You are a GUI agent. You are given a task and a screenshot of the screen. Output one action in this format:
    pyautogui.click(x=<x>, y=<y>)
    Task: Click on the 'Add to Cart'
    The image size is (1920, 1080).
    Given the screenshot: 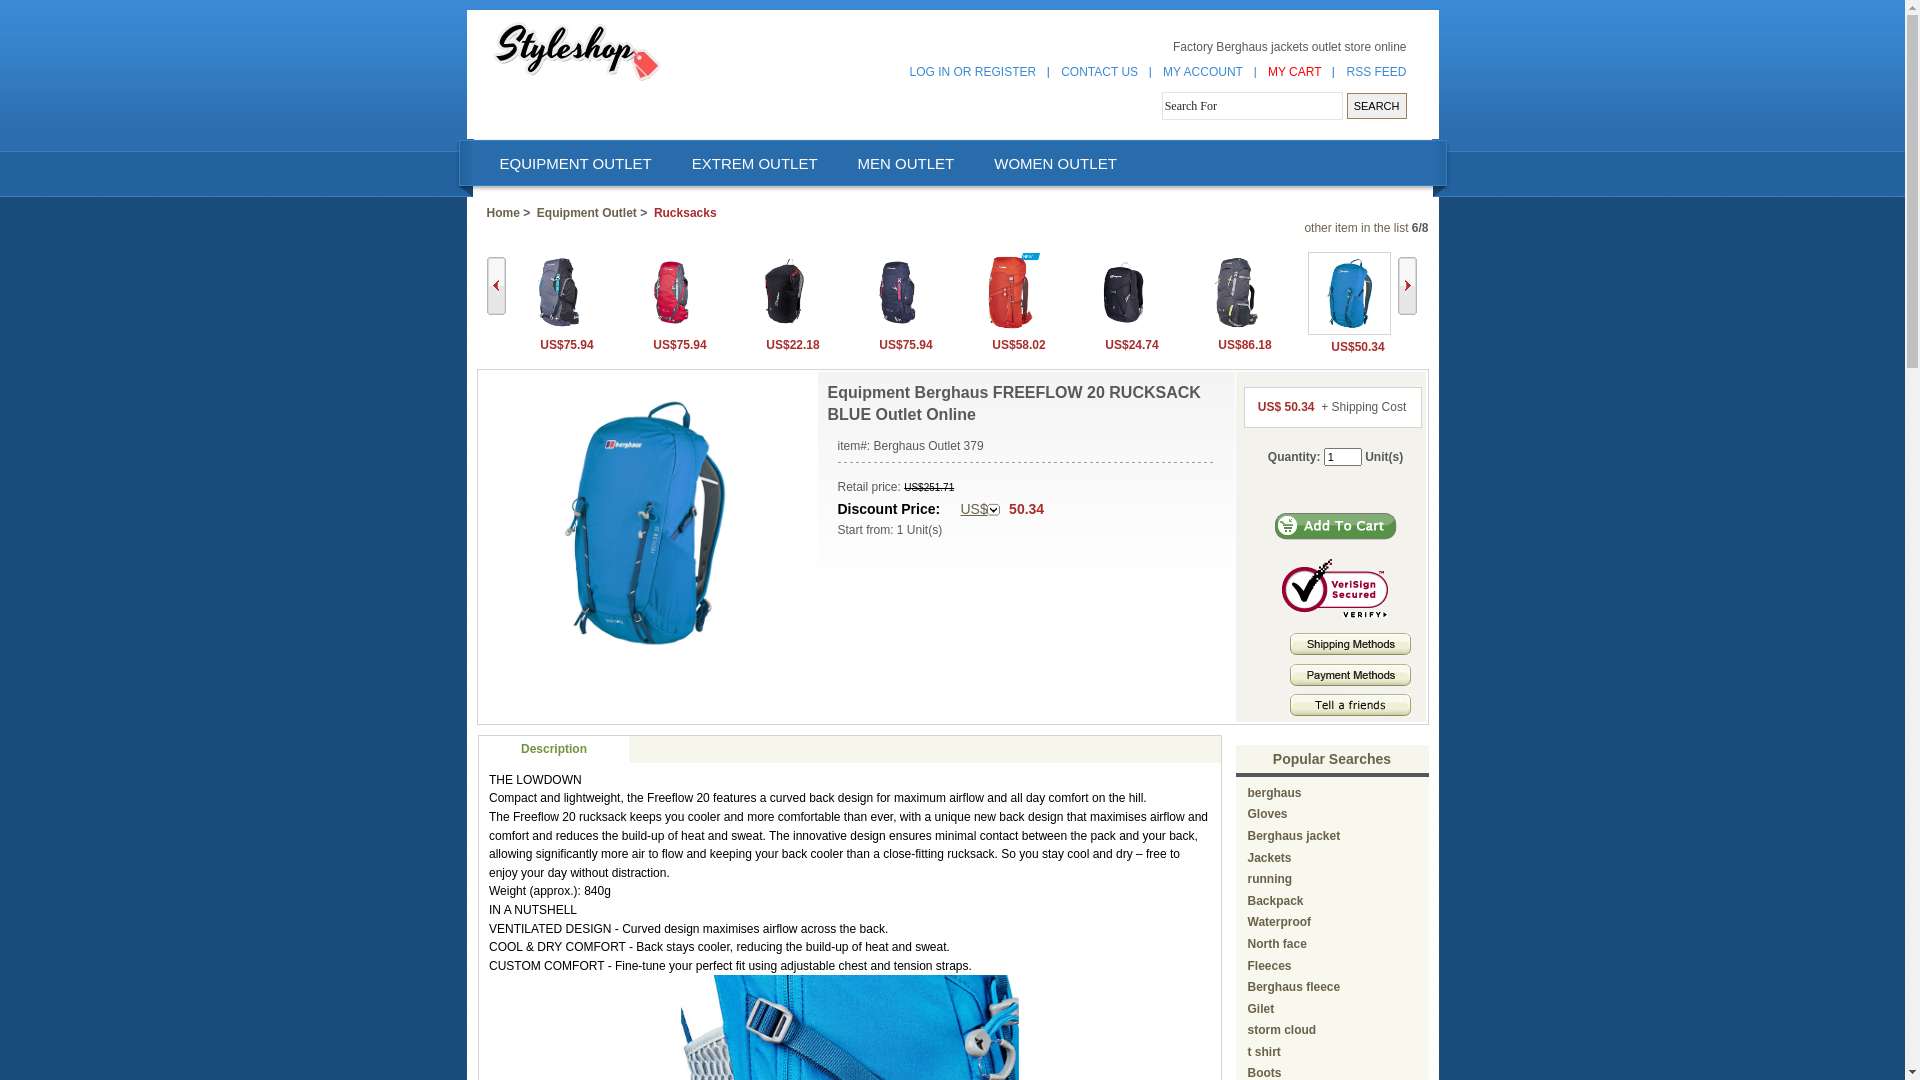 What is the action you would take?
    pyautogui.click(x=1335, y=525)
    